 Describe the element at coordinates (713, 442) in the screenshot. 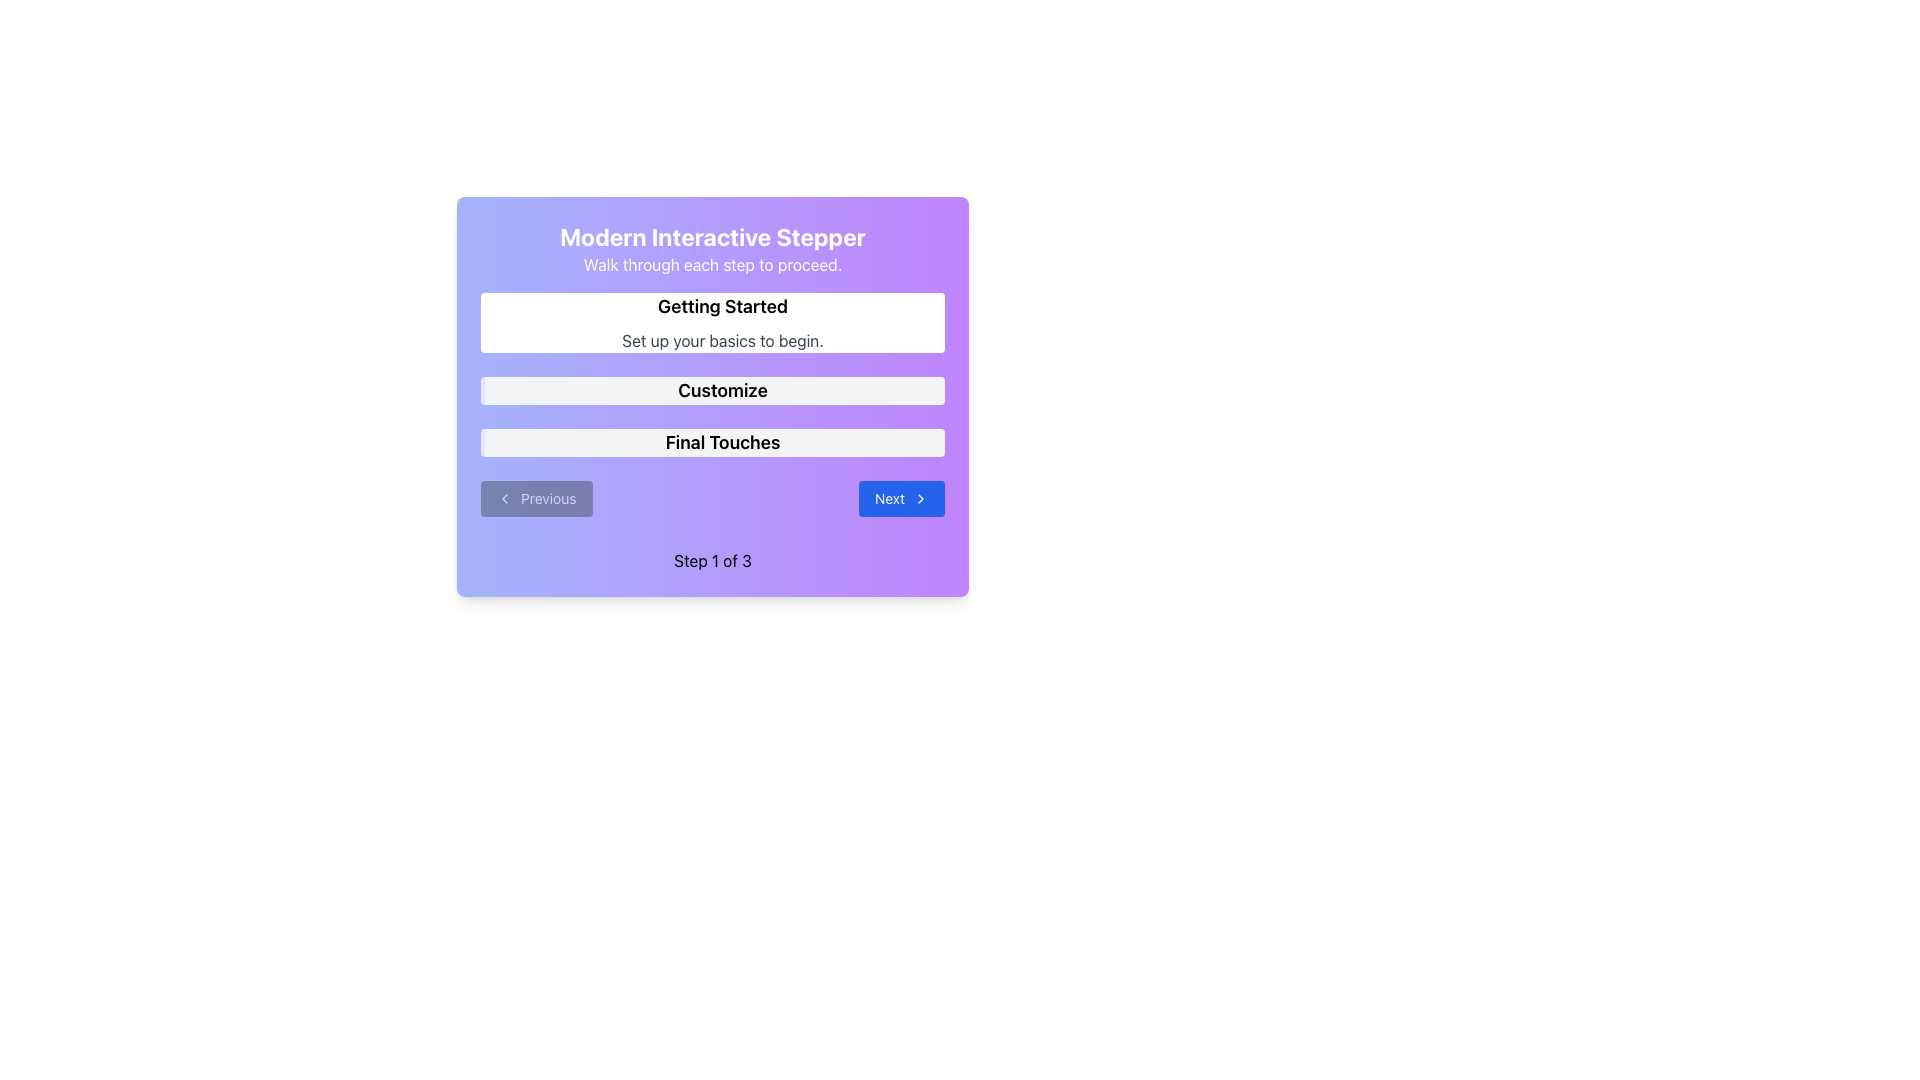

I see `the 'Final Touches' label in the stepper interface, which is the third item in a vertical list of steps` at that location.